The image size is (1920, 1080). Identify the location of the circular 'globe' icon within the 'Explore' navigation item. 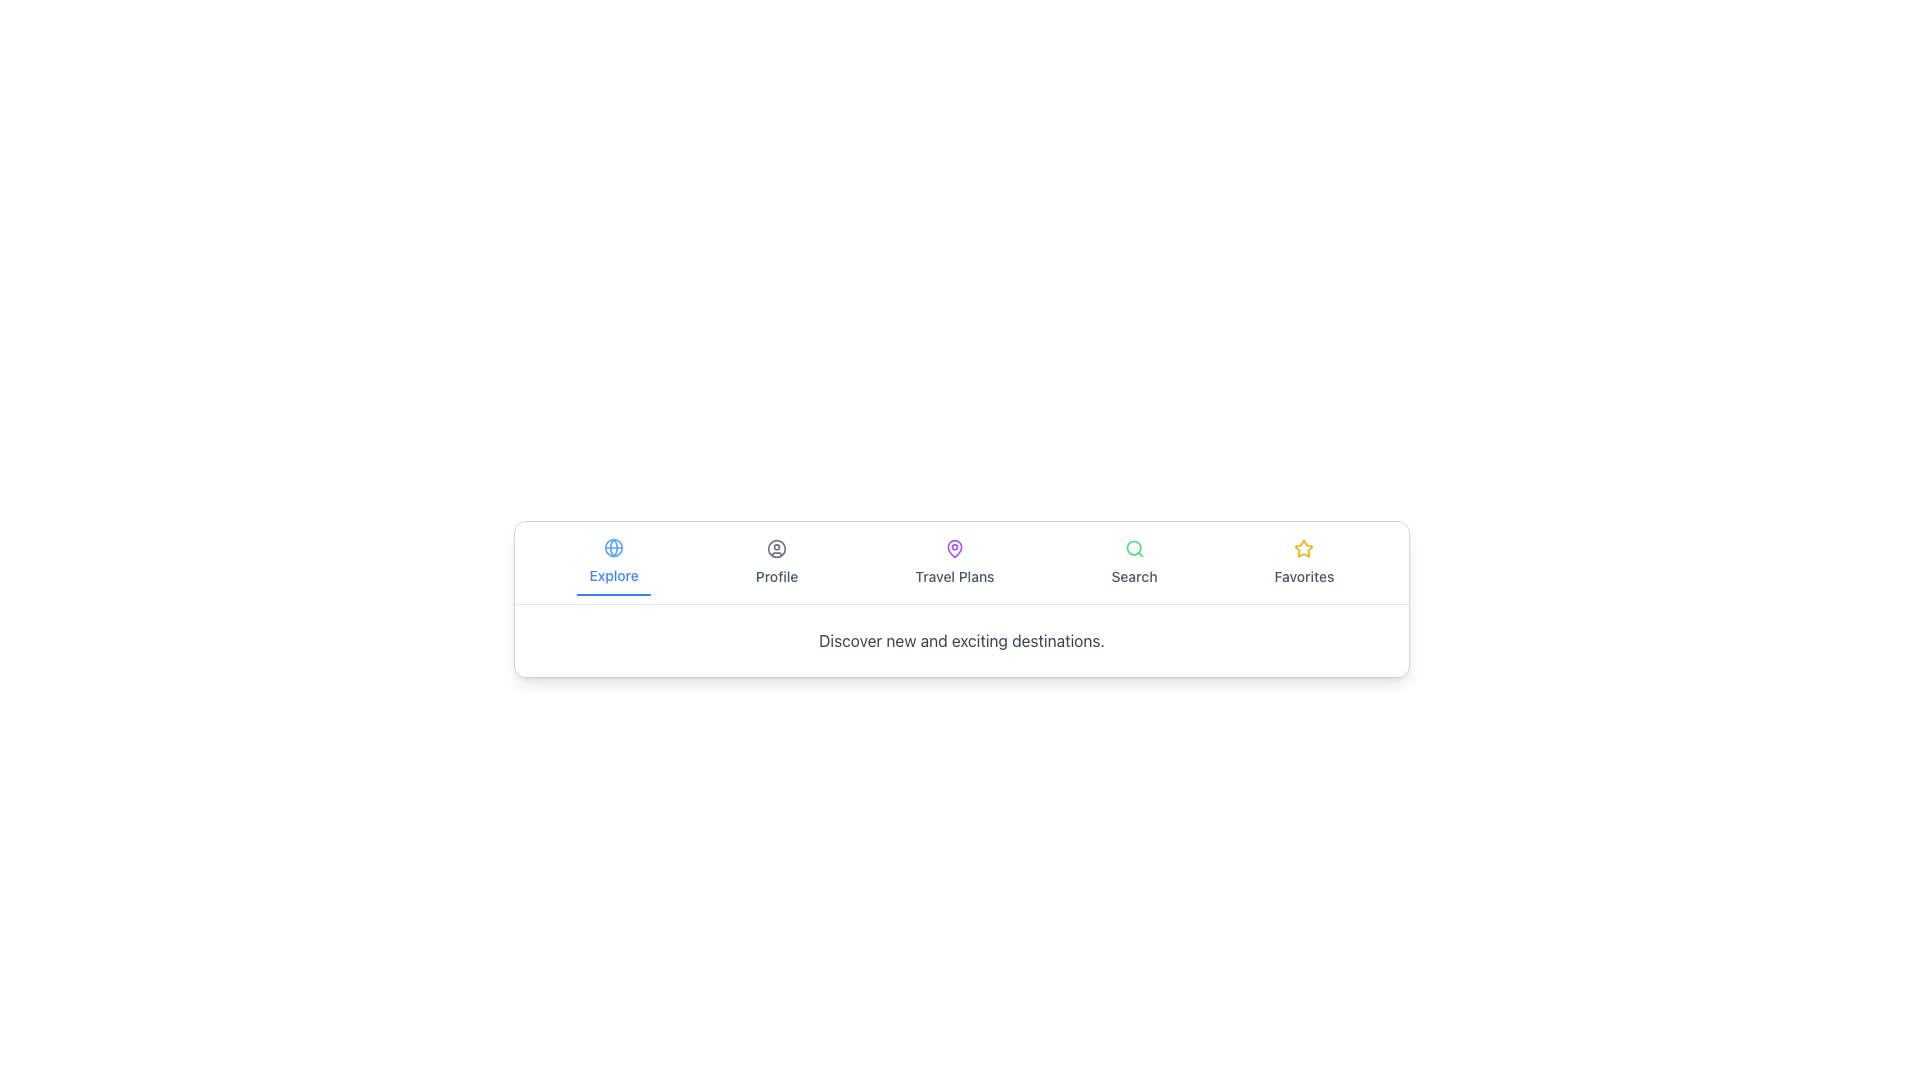
(613, 547).